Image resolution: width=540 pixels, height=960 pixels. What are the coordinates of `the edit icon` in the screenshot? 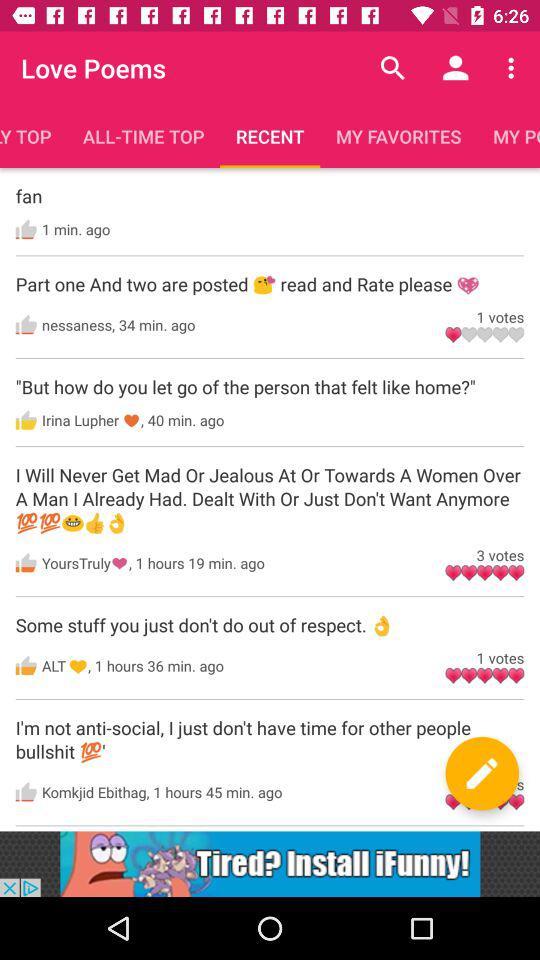 It's located at (481, 772).